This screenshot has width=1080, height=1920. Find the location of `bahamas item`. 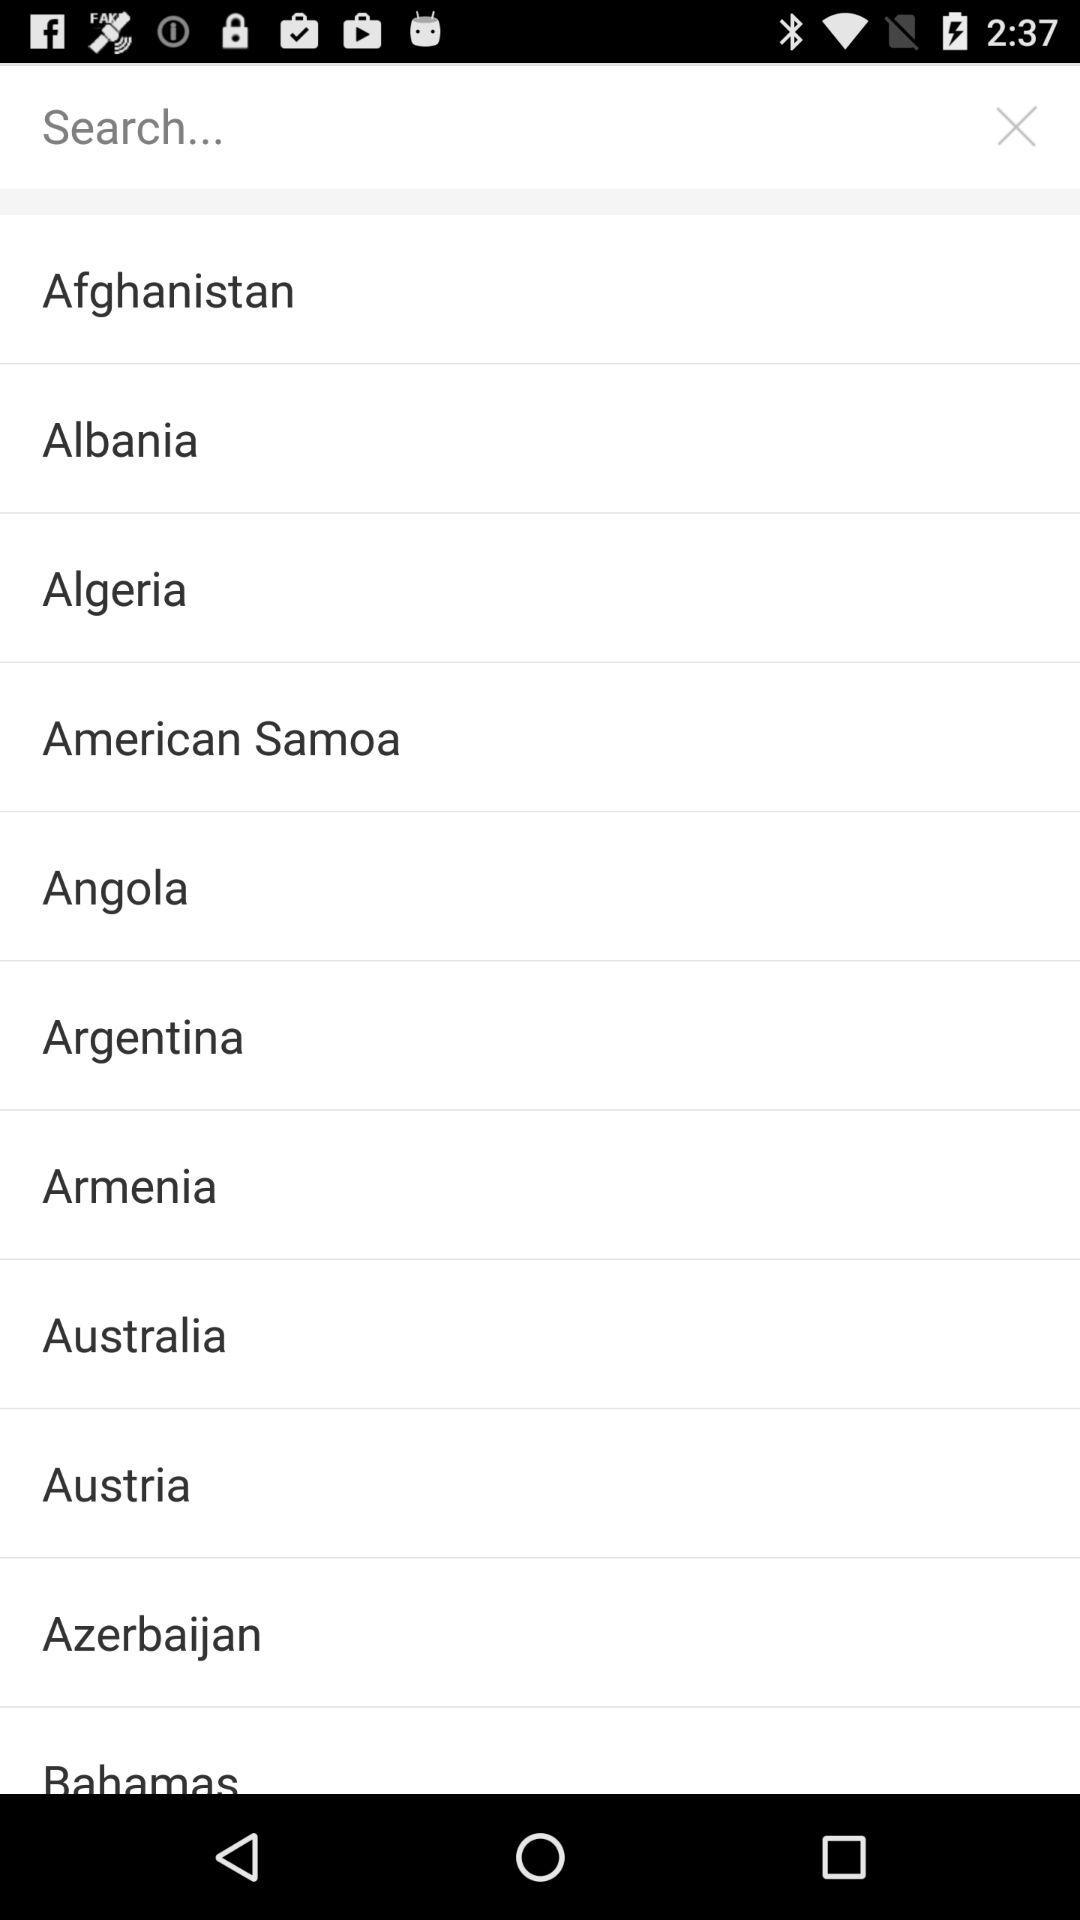

bahamas item is located at coordinates (540, 1749).